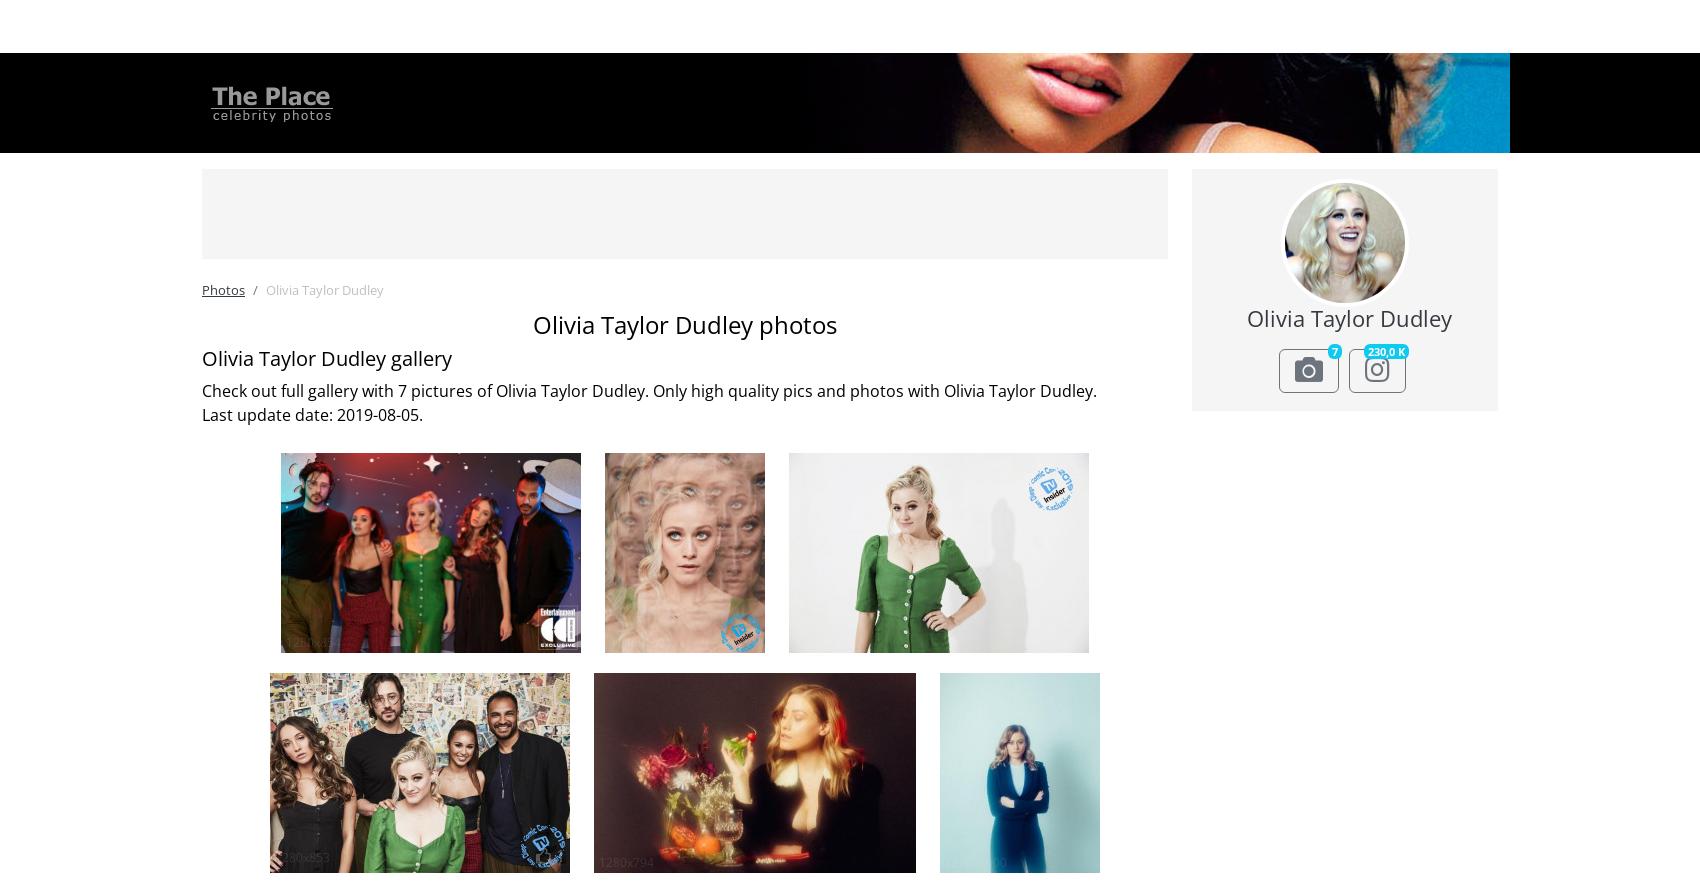 The image size is (1700, 884). Describe the element at coordinates (333, 240) in the screenshot. I see `'Gigi Hadid'` at that location.